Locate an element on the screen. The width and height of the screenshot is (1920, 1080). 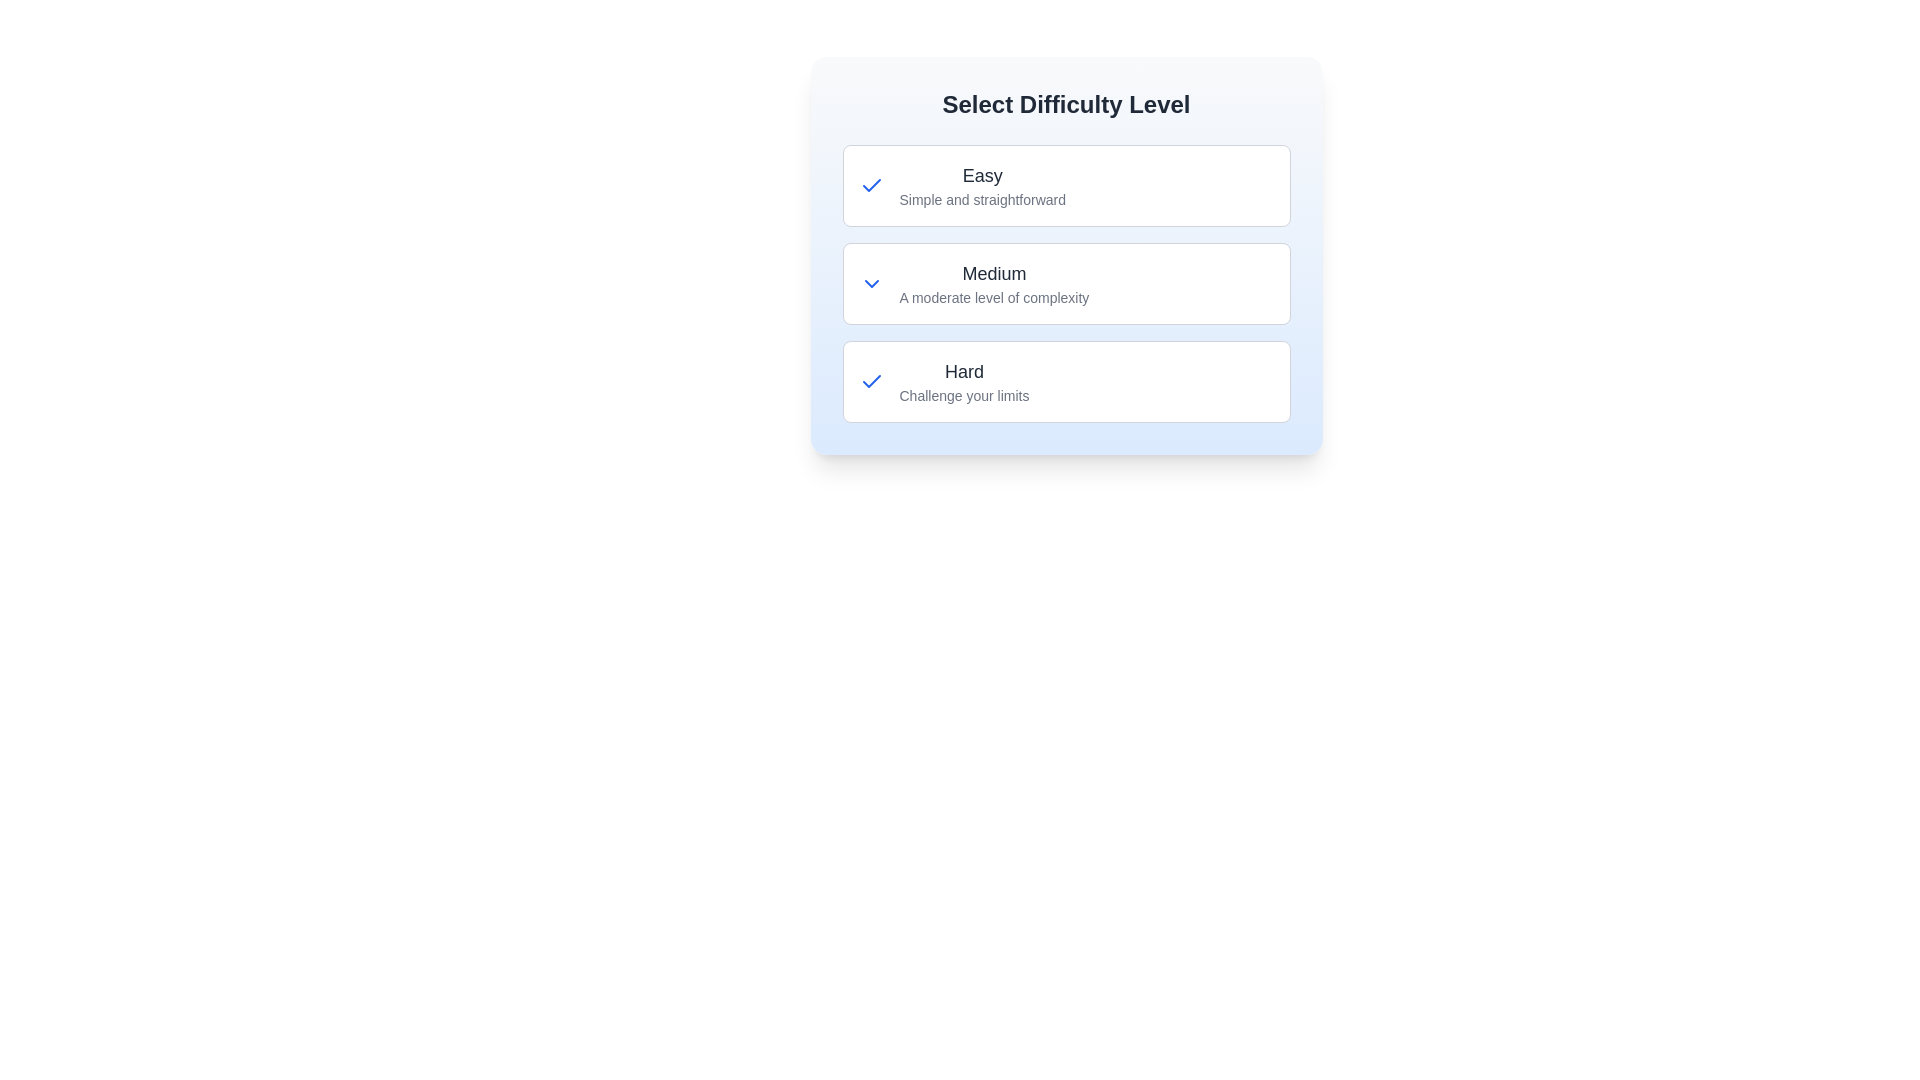
the 'Easy' difficulty level option in the list is located at coordinates (1065, 185).